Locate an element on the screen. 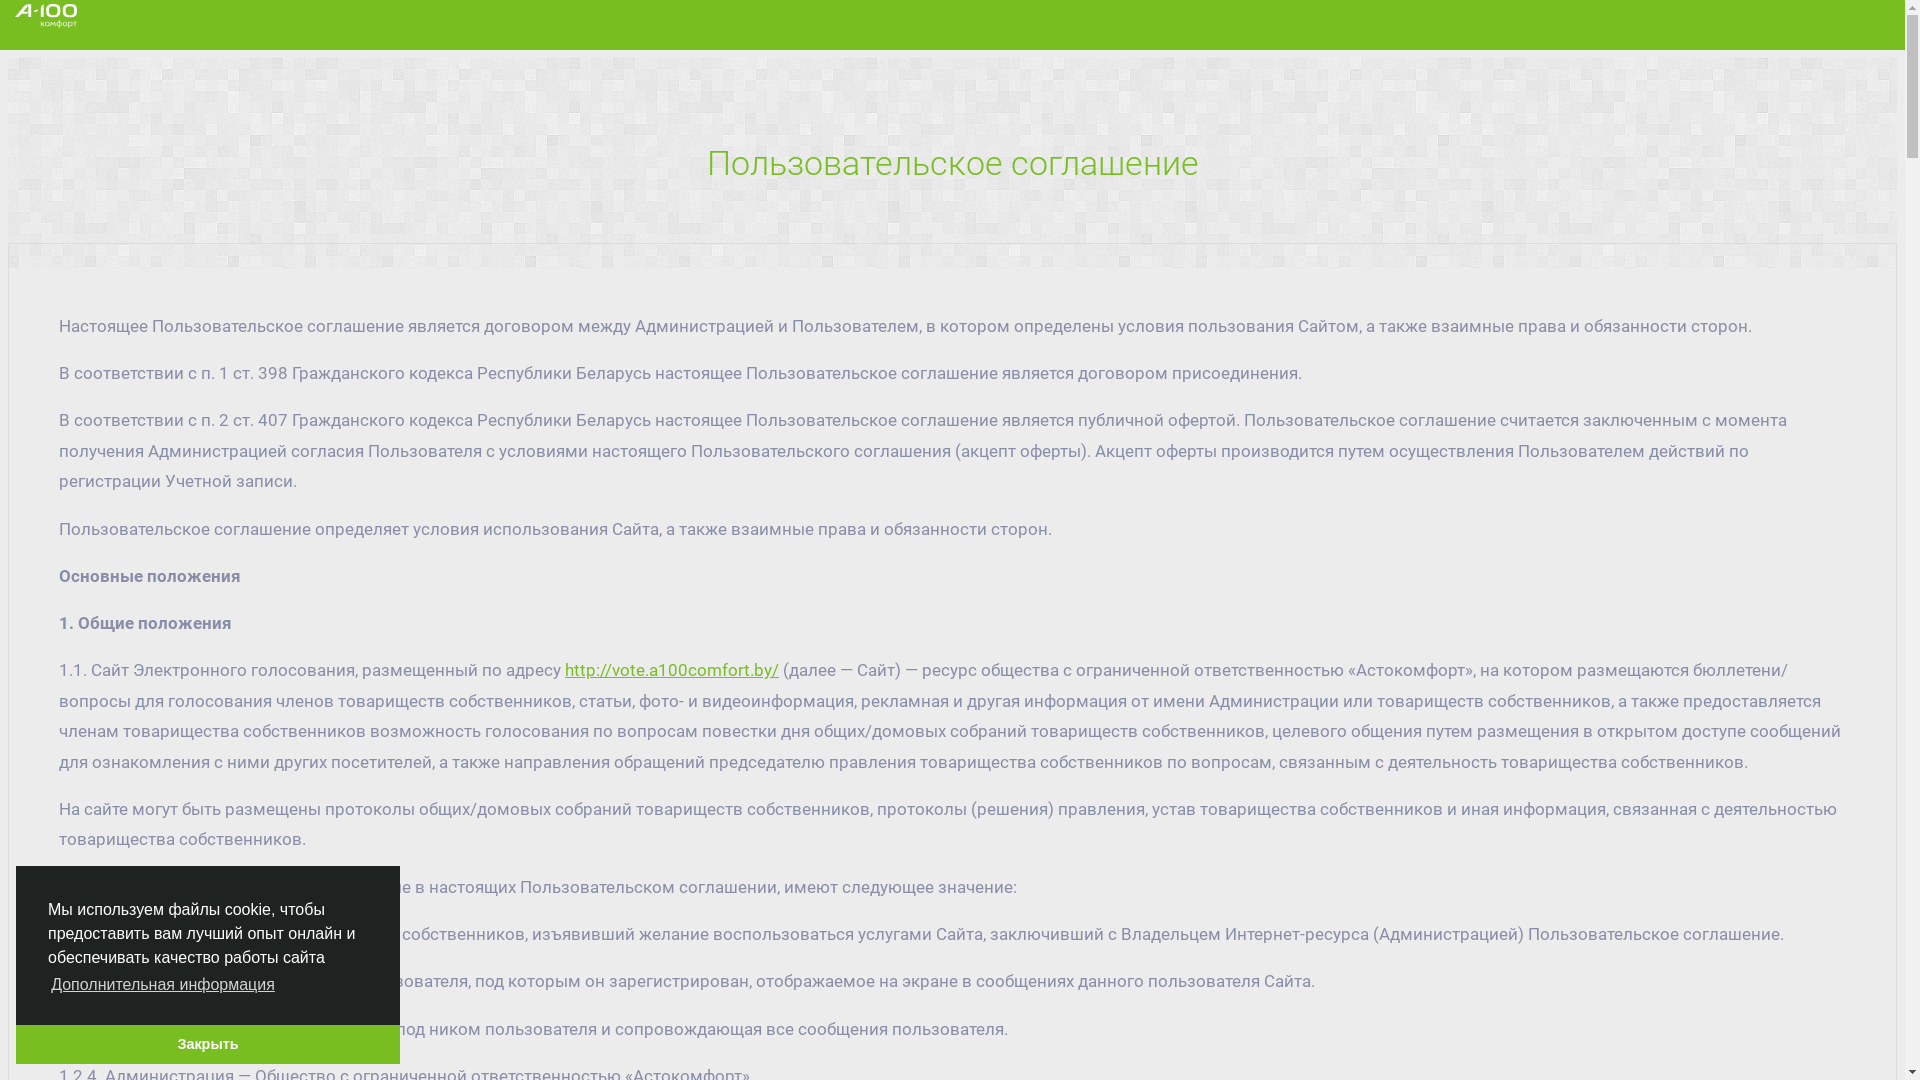 The height and width of the screenshot is (1080, 1920). 'http://vote.a100comfort.by/' is located at coordinates (564, 670).